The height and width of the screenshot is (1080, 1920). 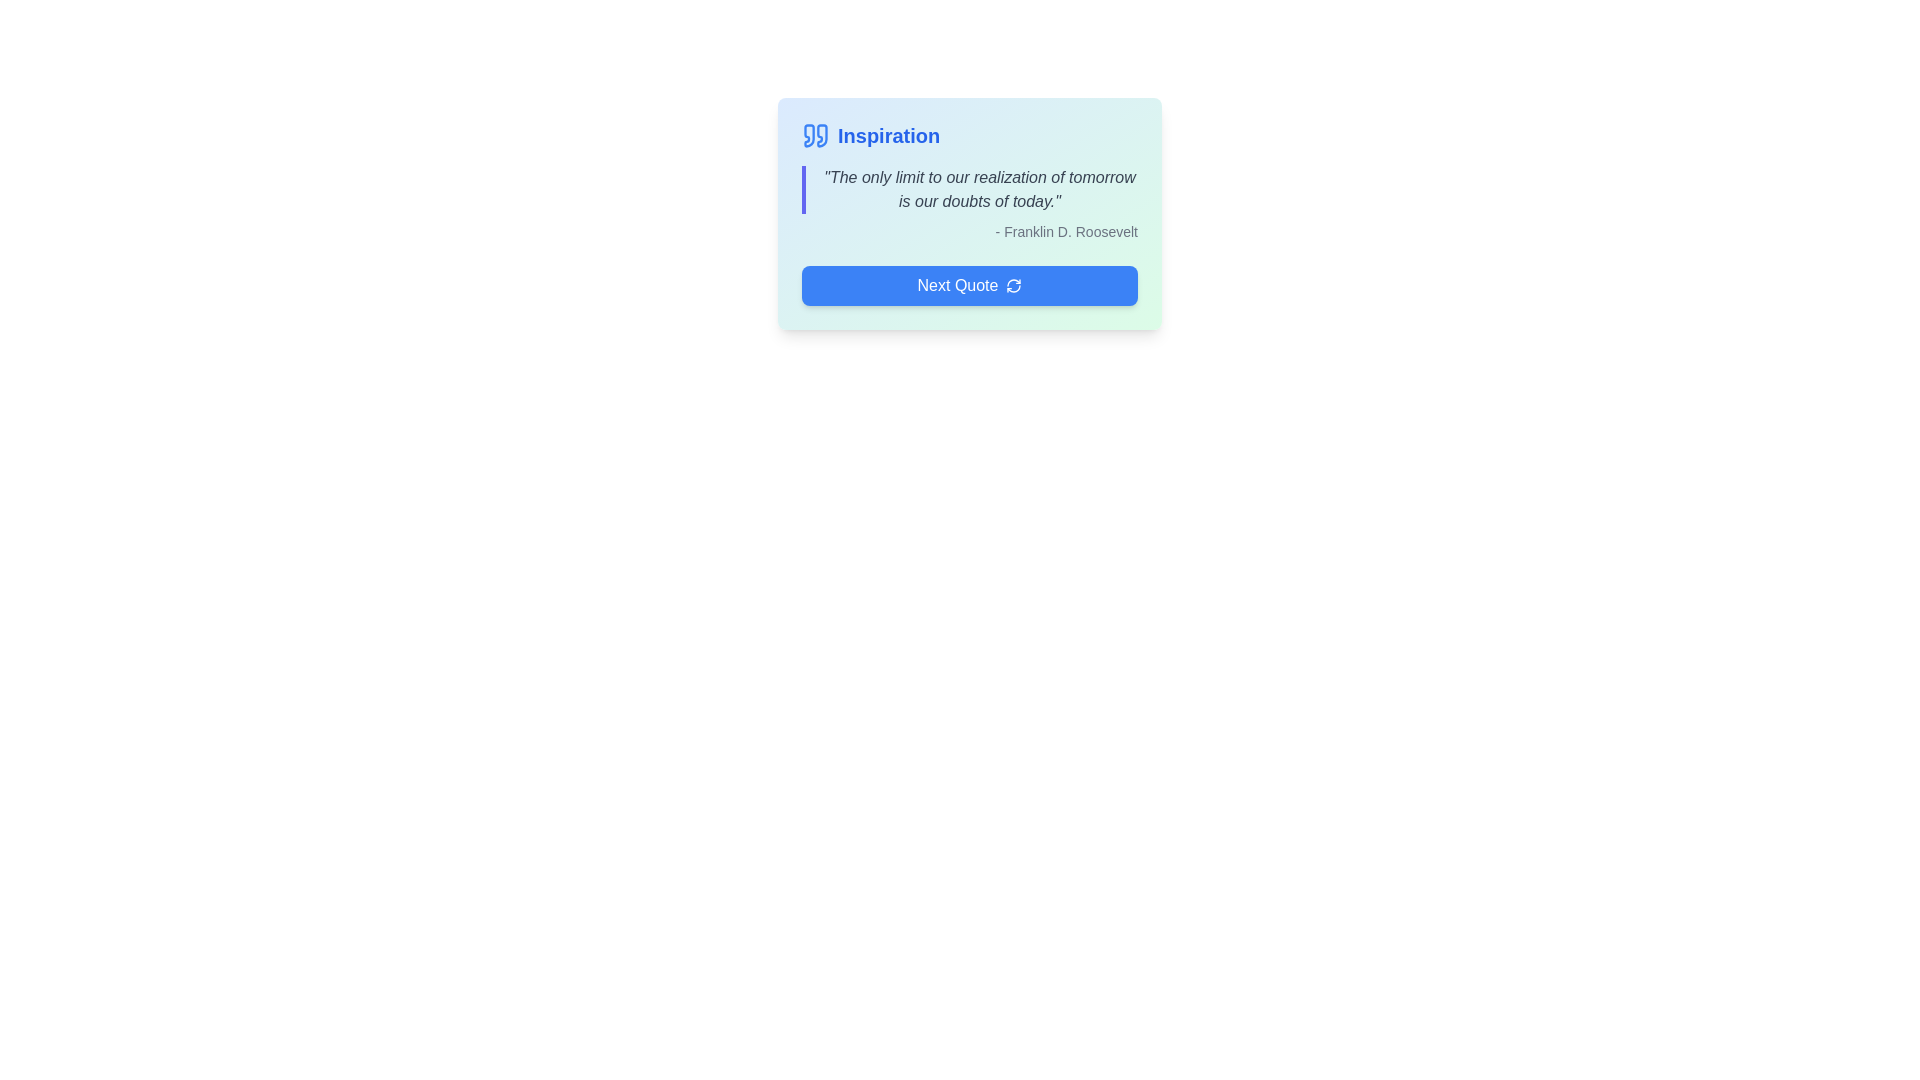 I want to click on the first stylized blue quotation mark icon in the UI, which is positioned to the far left of the horizontal layout group, preceding the text labeled 'Inspiration.', so click(x=816, y=135).